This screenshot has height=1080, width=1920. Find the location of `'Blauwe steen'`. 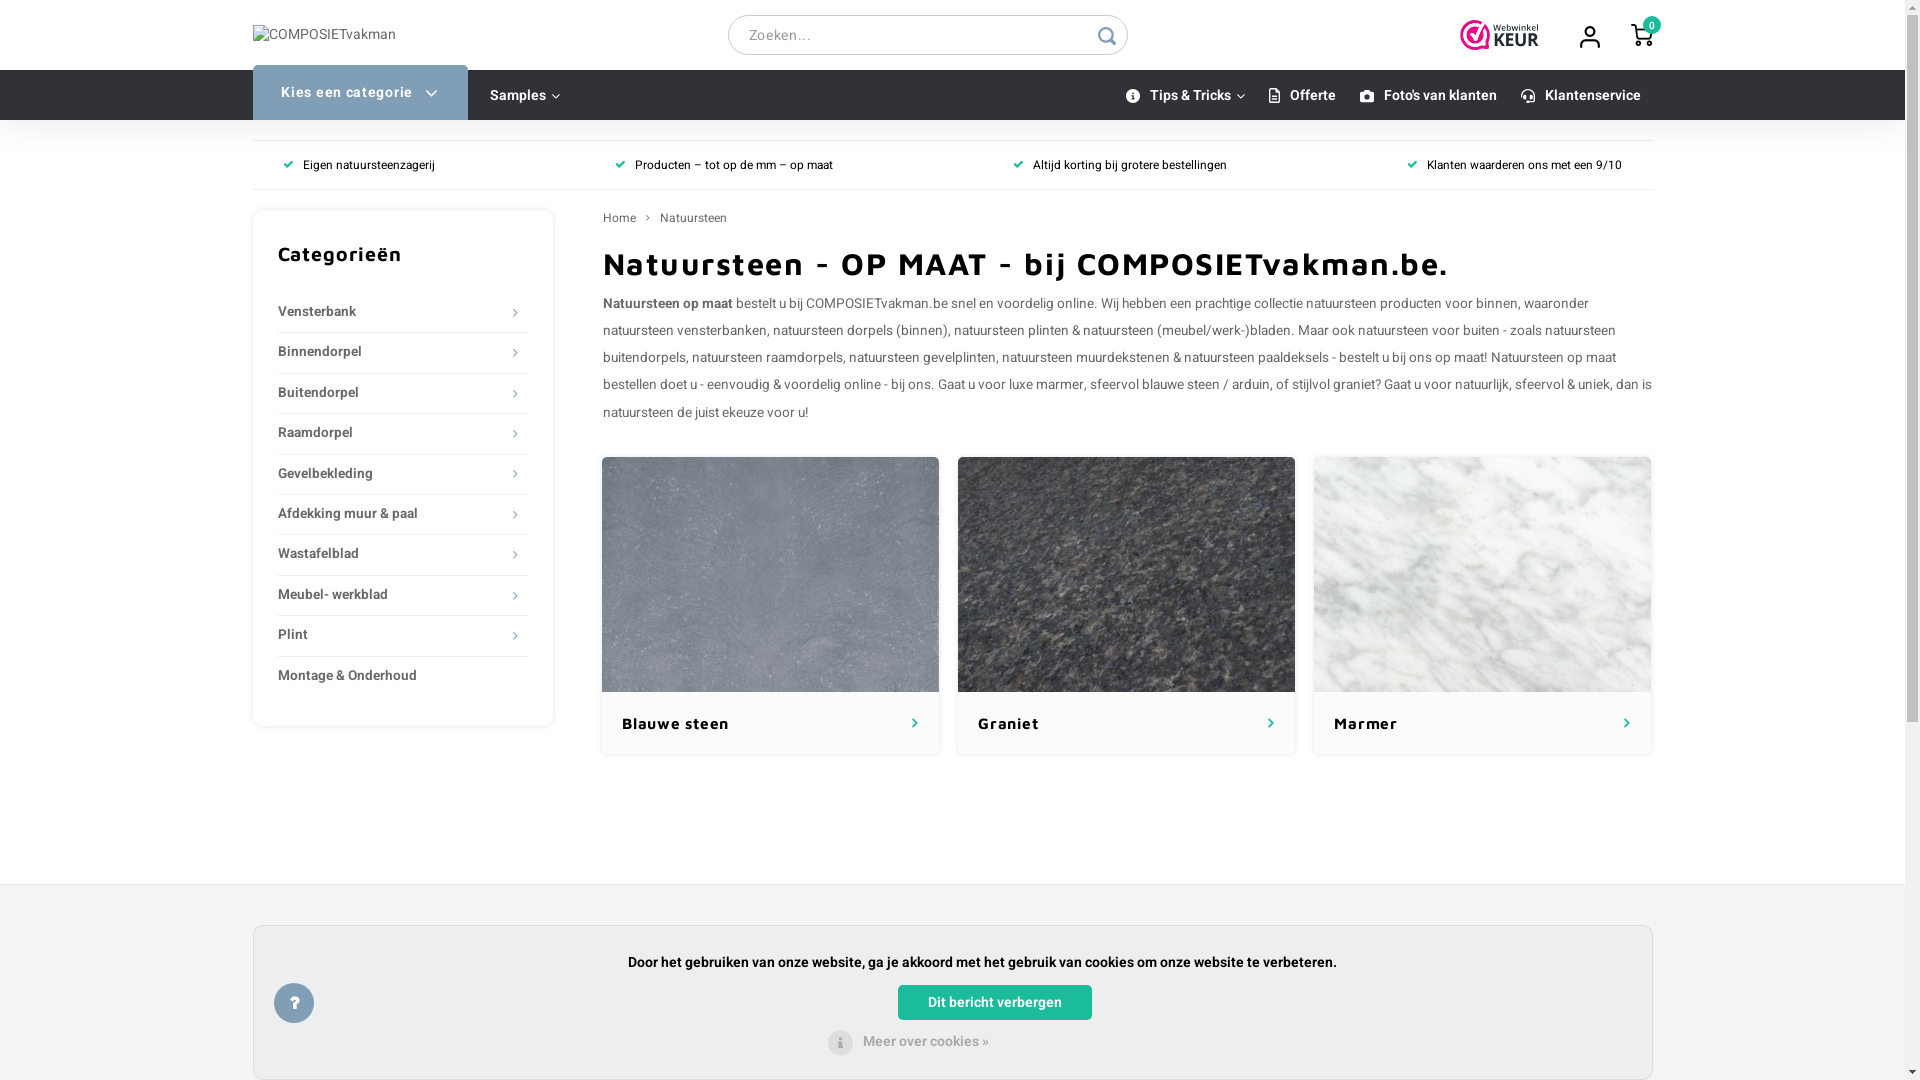

'Blauwe steen' is located at coordinates (769, 604).